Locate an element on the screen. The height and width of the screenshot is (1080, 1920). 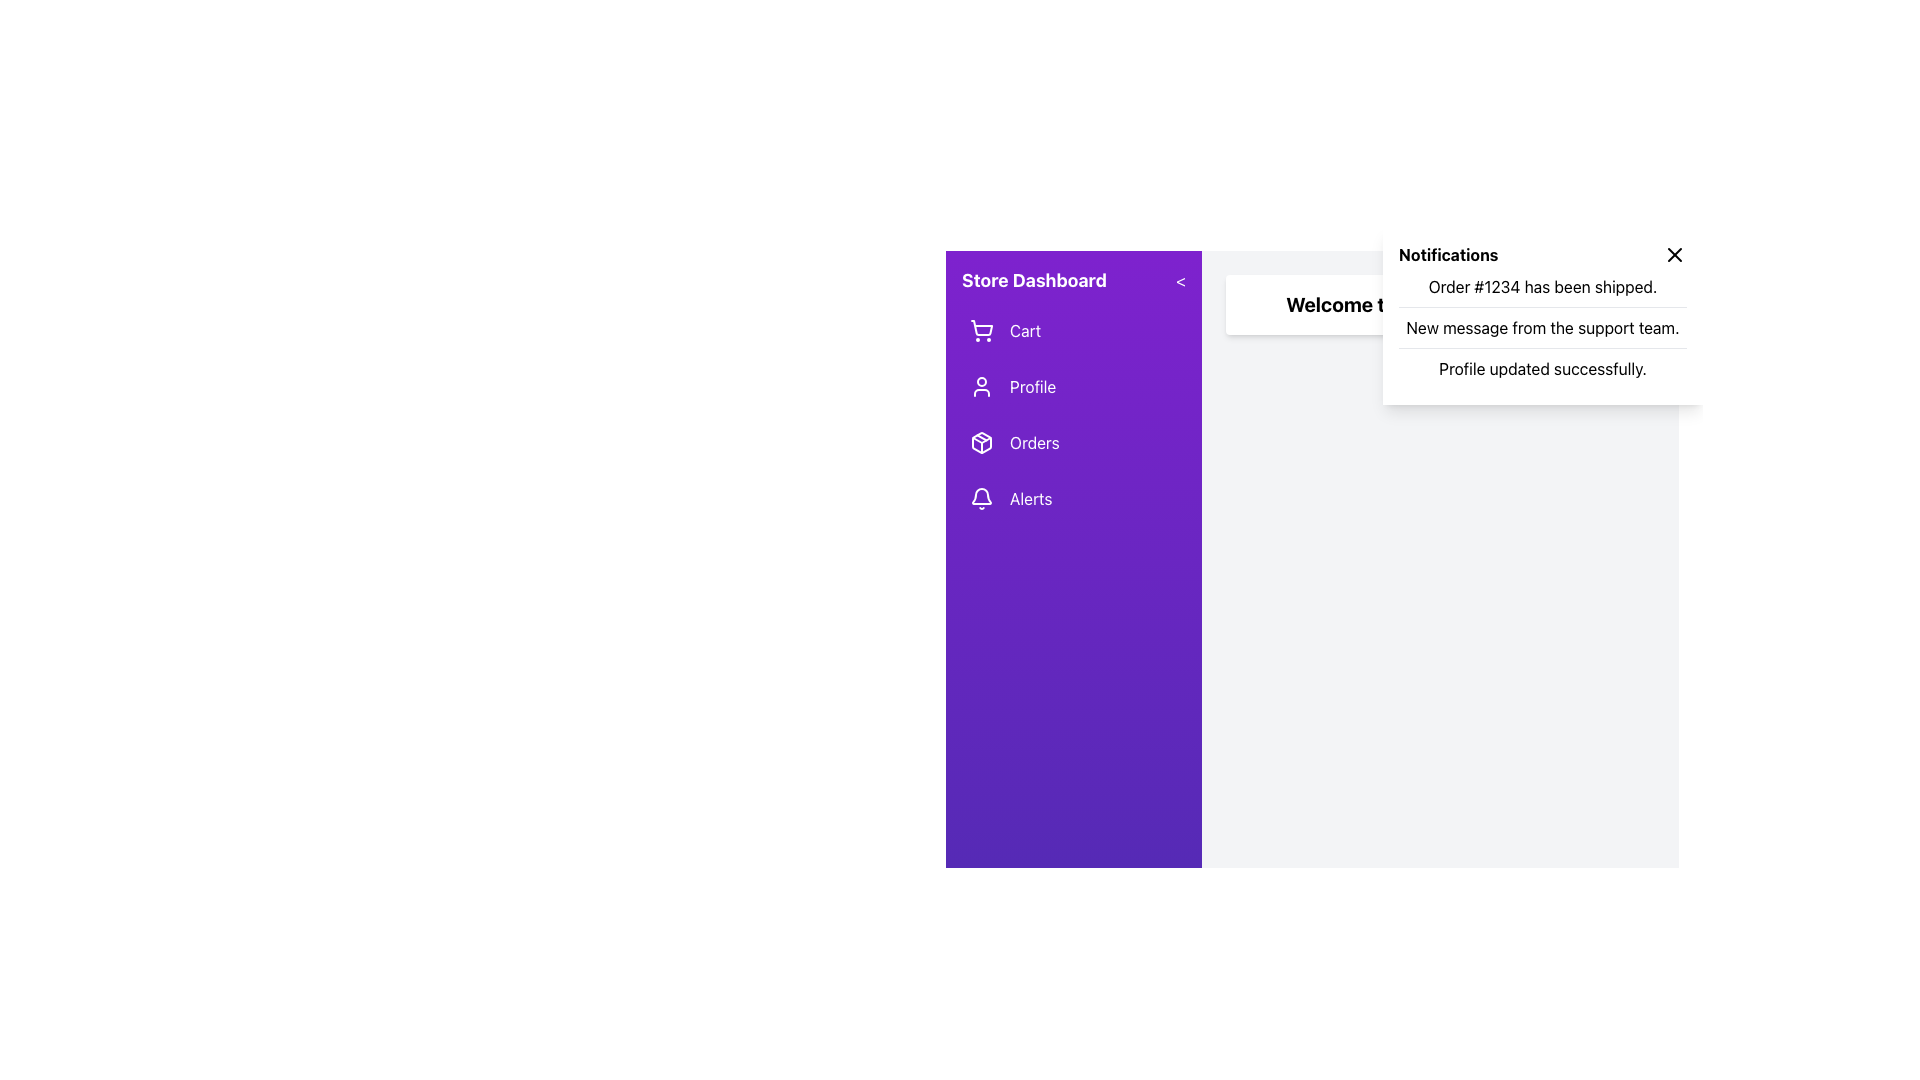
the white bell icon on the purple background in the Alerts menu located on the left sidebar is located at coordinates (982, 497).